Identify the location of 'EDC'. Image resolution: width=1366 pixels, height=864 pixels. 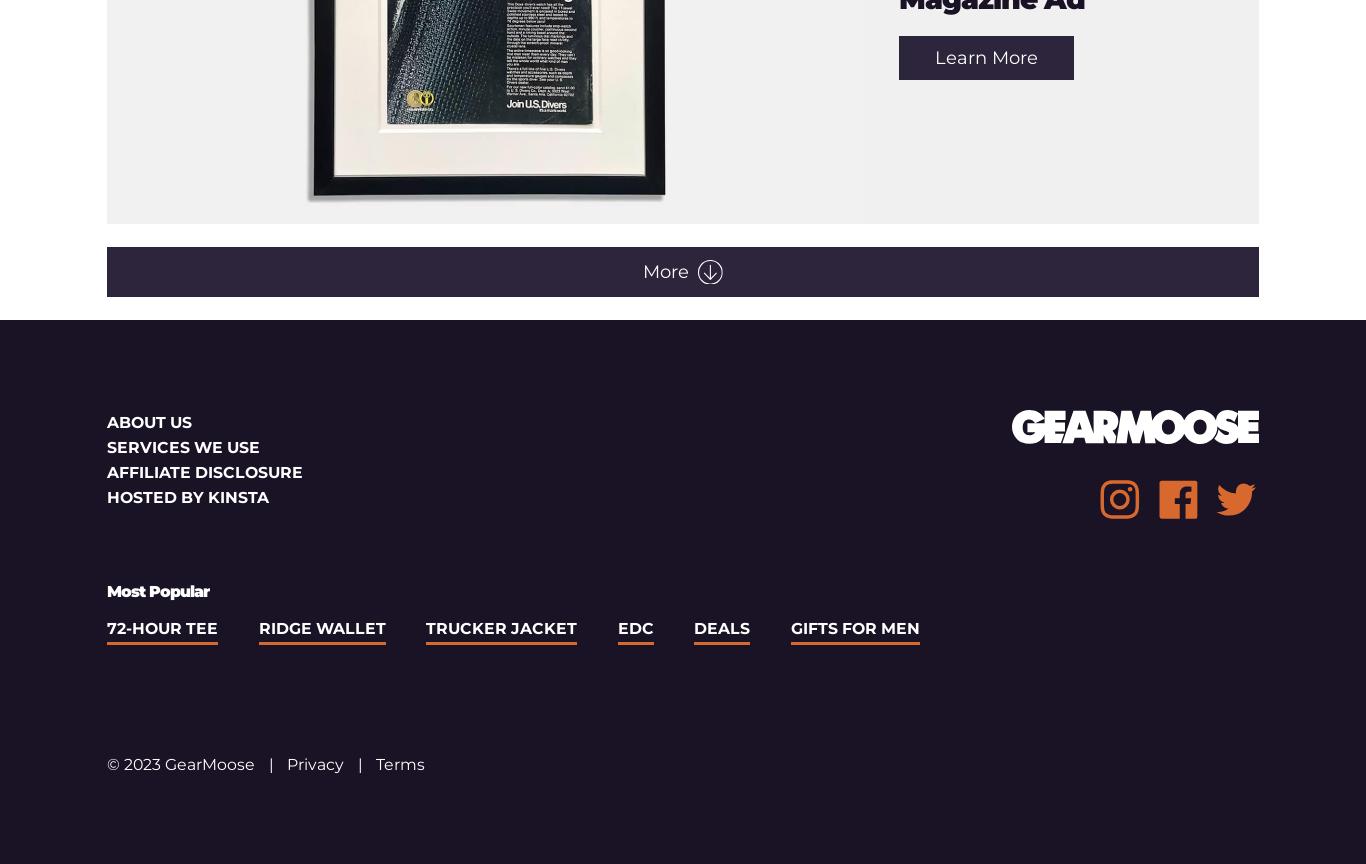
(634, 627).